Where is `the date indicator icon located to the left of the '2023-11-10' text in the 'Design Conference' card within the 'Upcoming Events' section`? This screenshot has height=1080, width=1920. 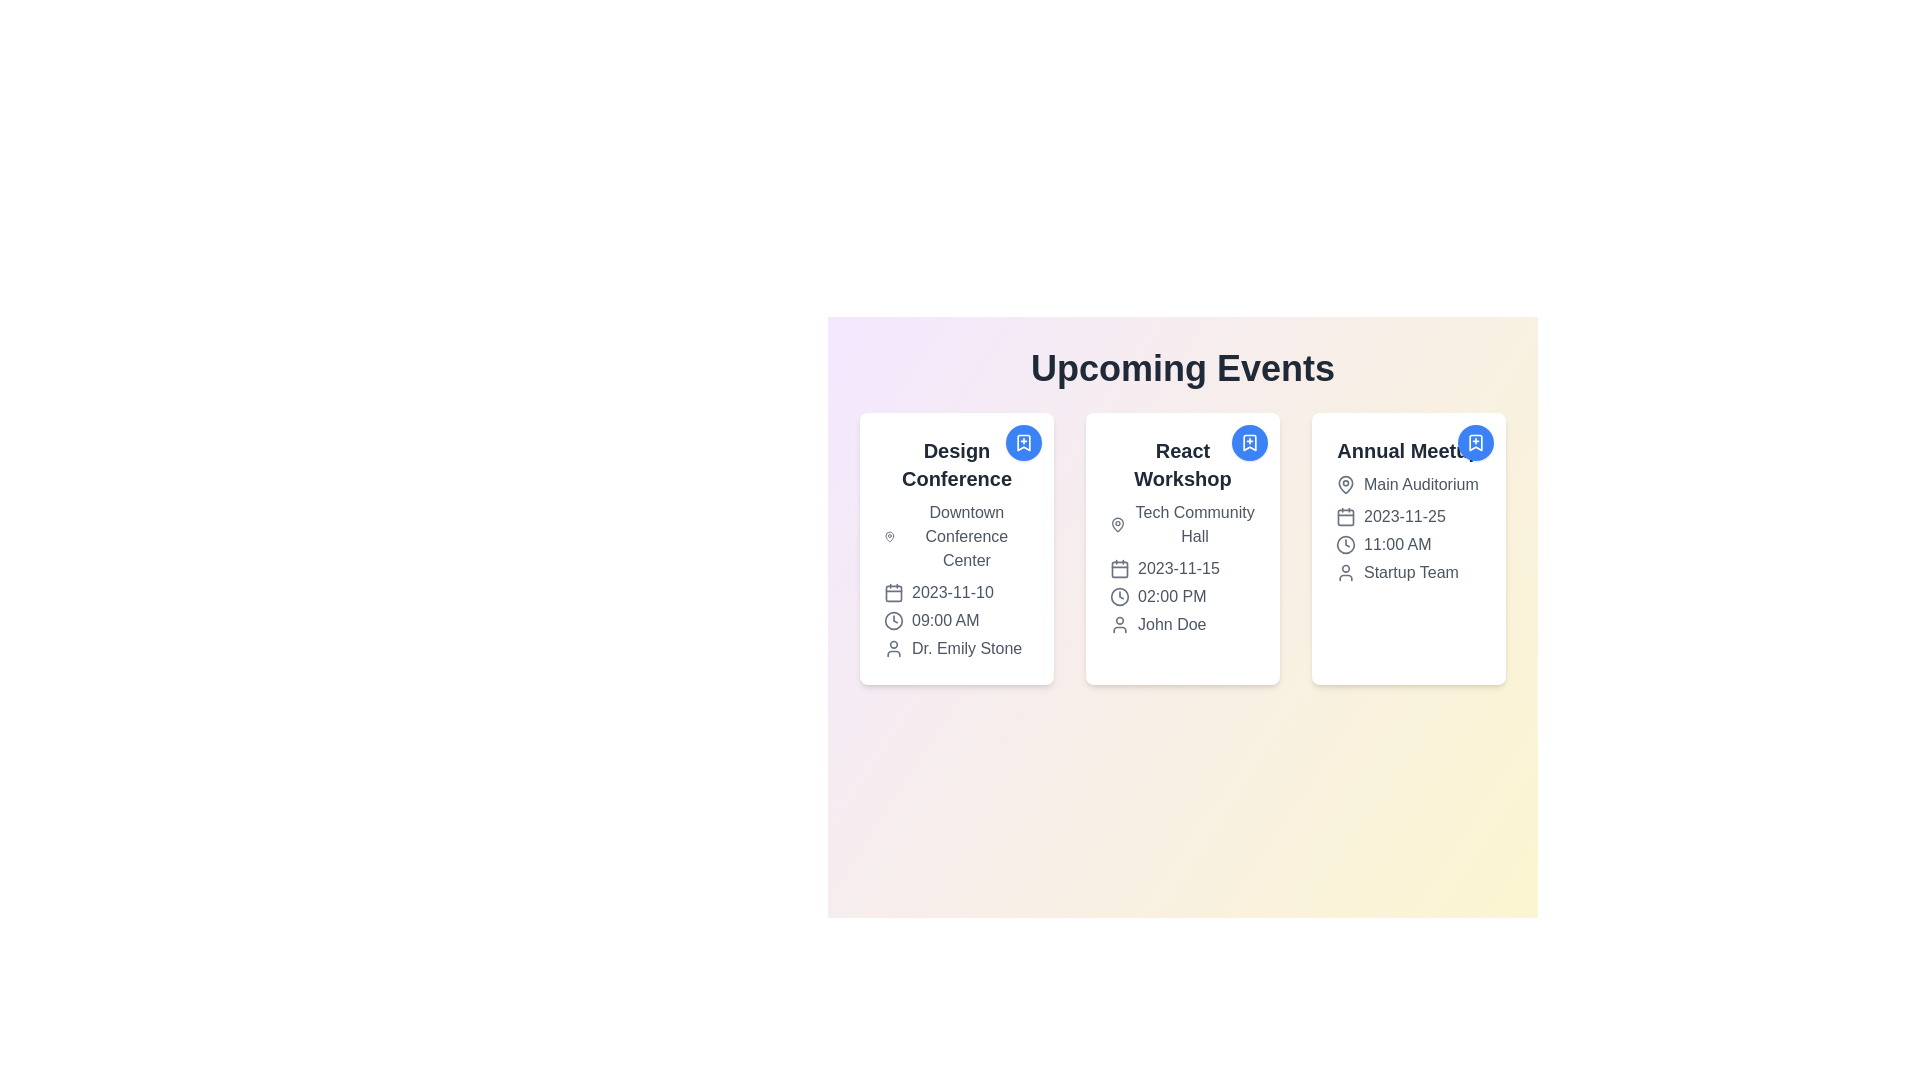 the date indicator icon located to the left of the '2023-11-10' text in the 'Design Conference' card within the 'Upcoming Events' section is located at coordinates (892, 592).